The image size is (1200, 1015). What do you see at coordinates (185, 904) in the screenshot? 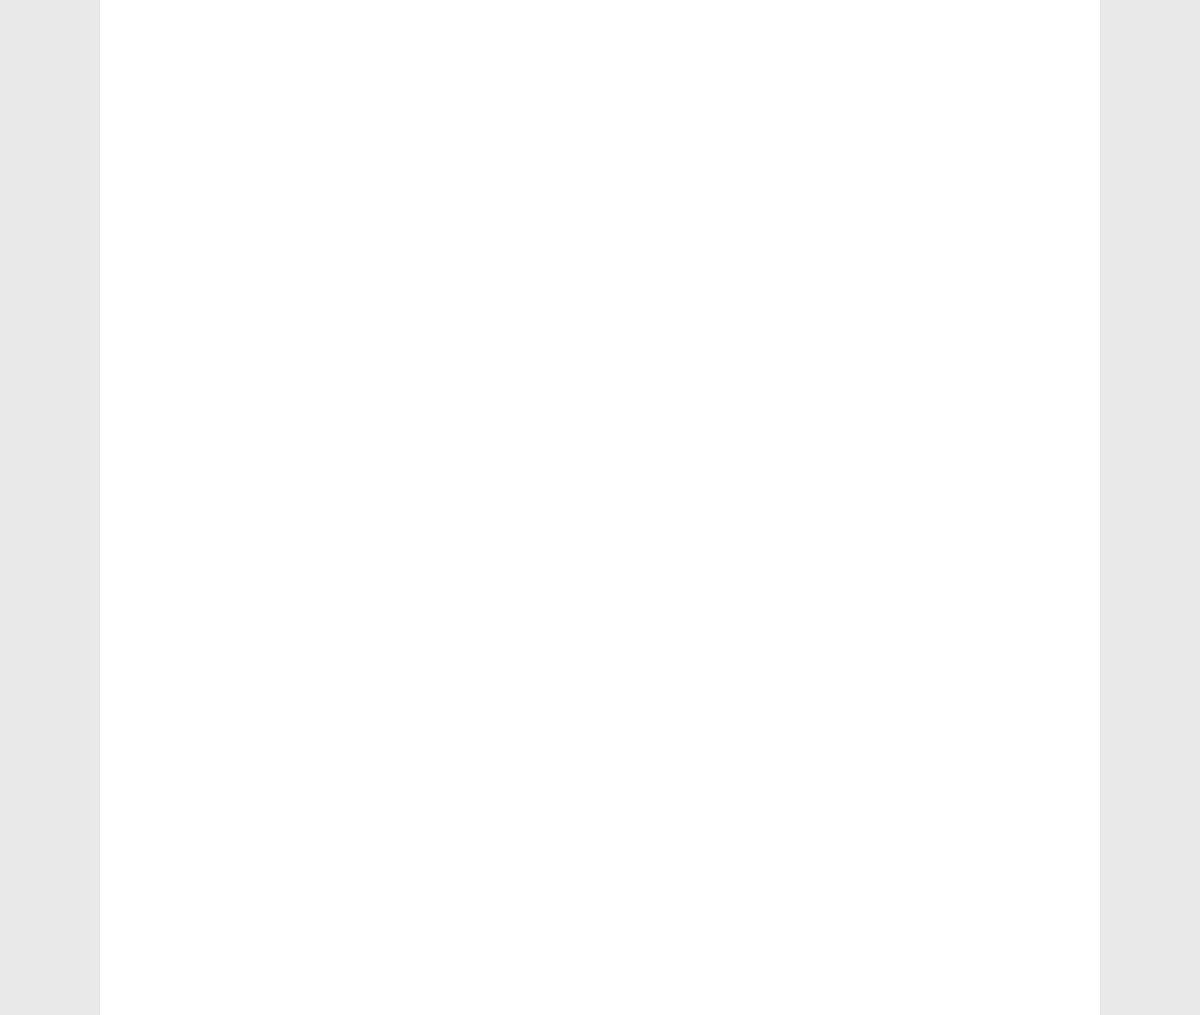
I see `'motivation'` at bounding box center [185, 904].